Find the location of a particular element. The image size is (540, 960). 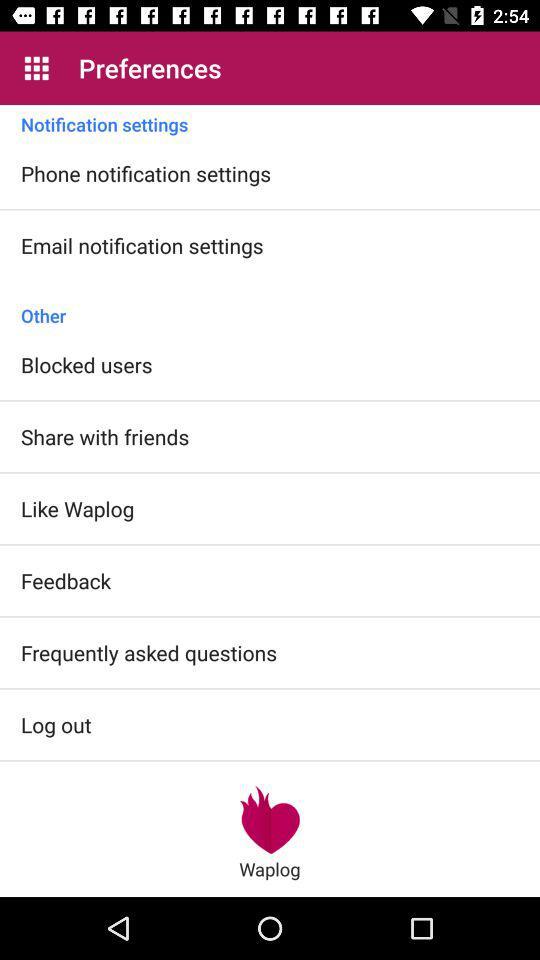

share with friends is located at coordinates (105, 436).